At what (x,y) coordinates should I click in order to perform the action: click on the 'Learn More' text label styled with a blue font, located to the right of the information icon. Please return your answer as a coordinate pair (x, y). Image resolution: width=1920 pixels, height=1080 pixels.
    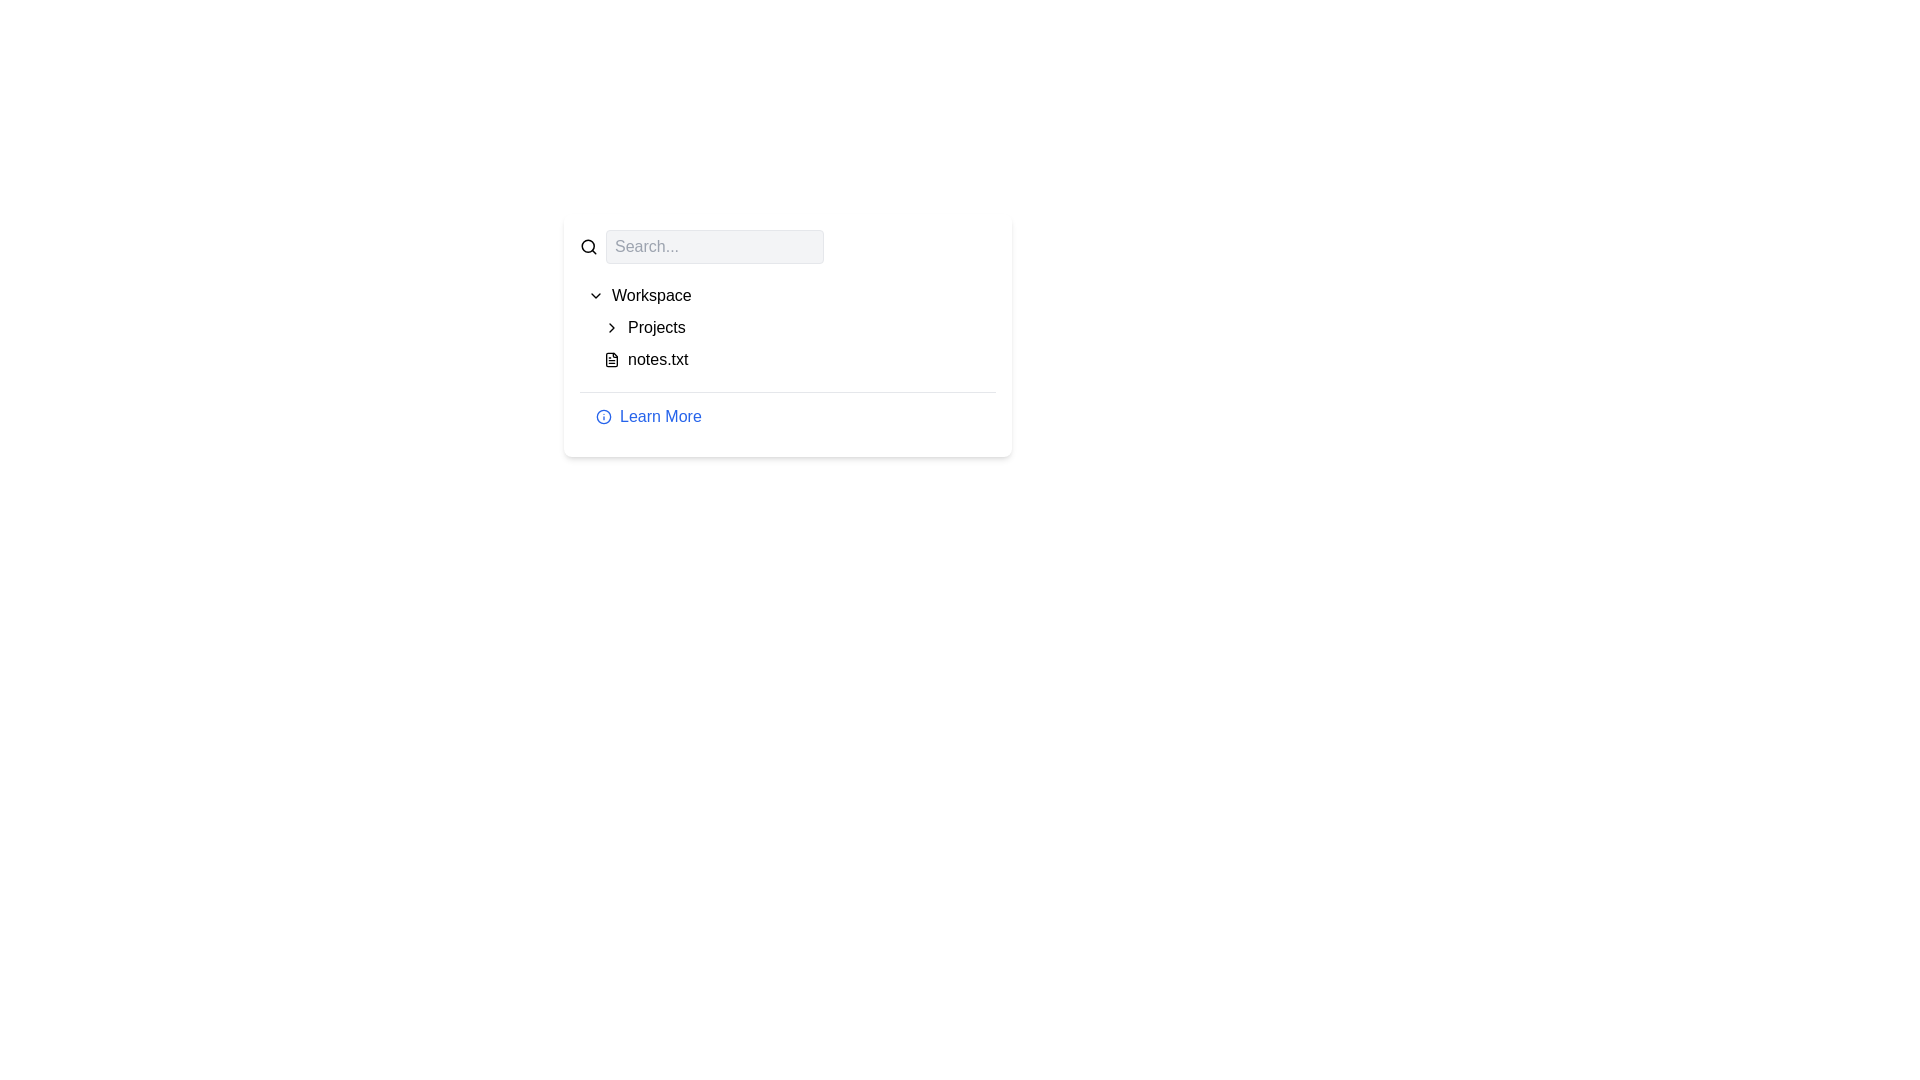
    Looking at the image, I should click on (660, 415).